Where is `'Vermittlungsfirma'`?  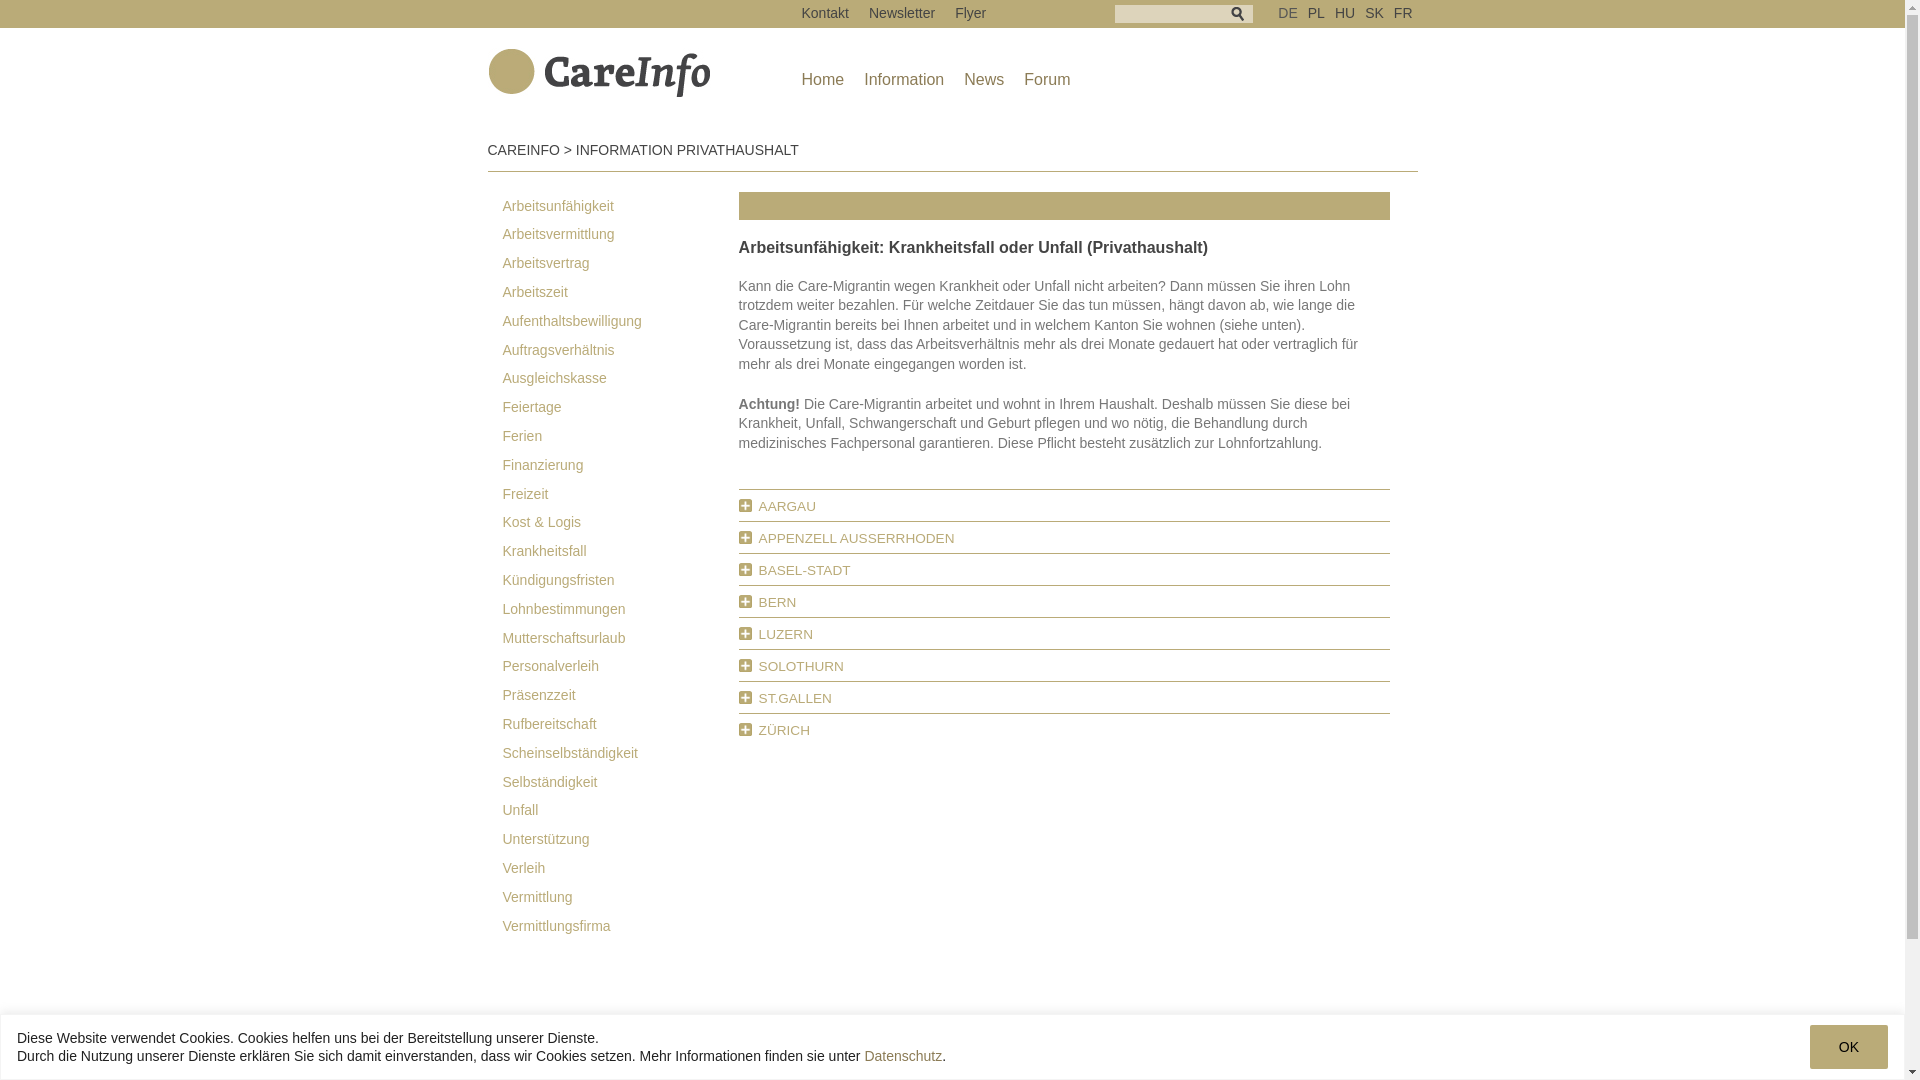 'Vermittlungsfirma' is located at coordinates (619, 926).